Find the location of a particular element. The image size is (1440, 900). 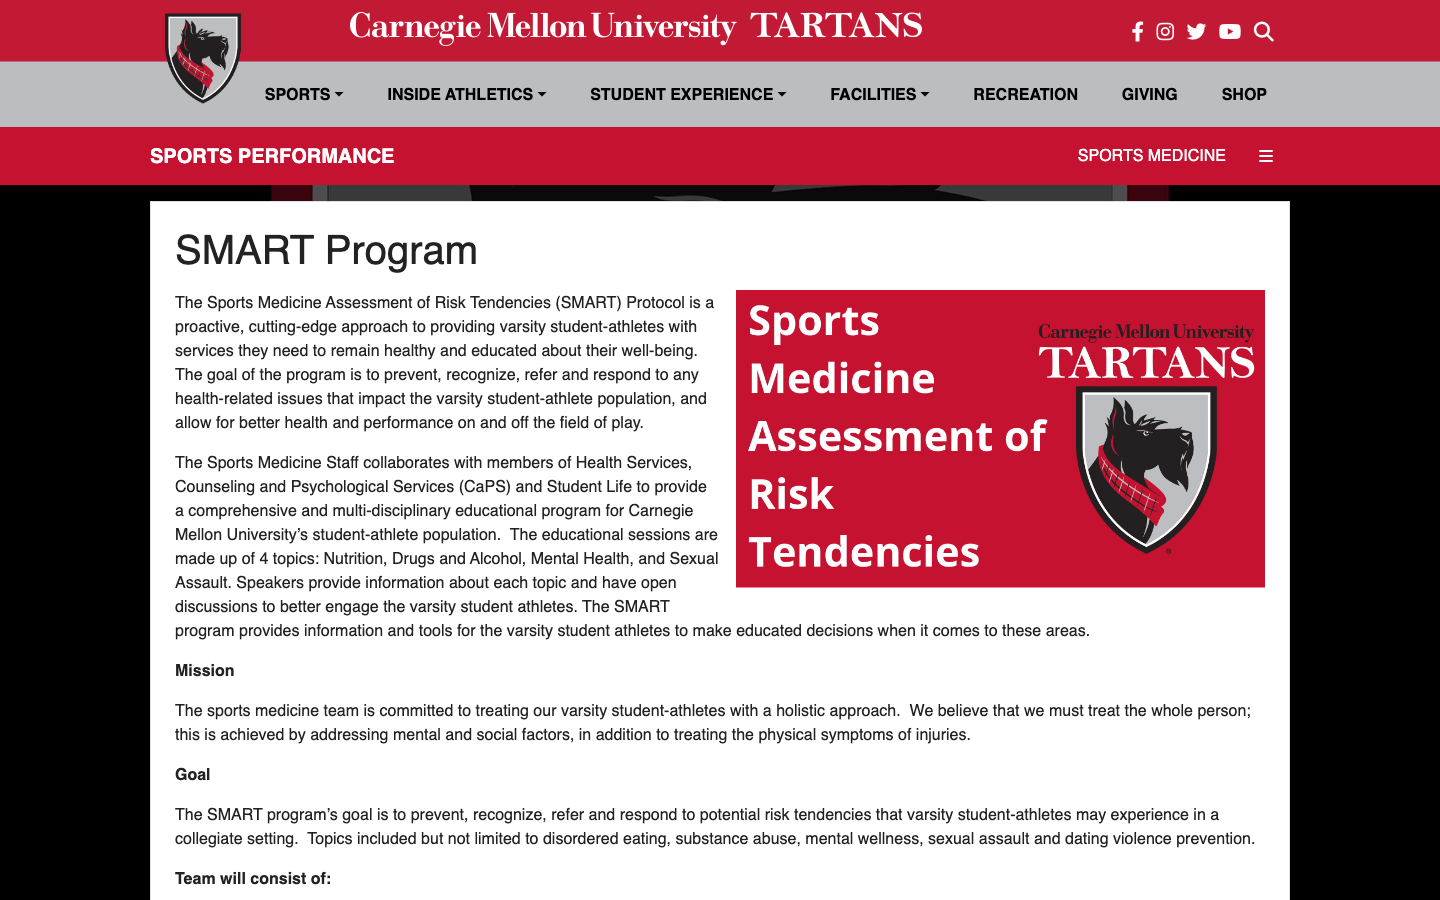

the Drop-Down Feature under Facilities is located at coordinates (878, 93).